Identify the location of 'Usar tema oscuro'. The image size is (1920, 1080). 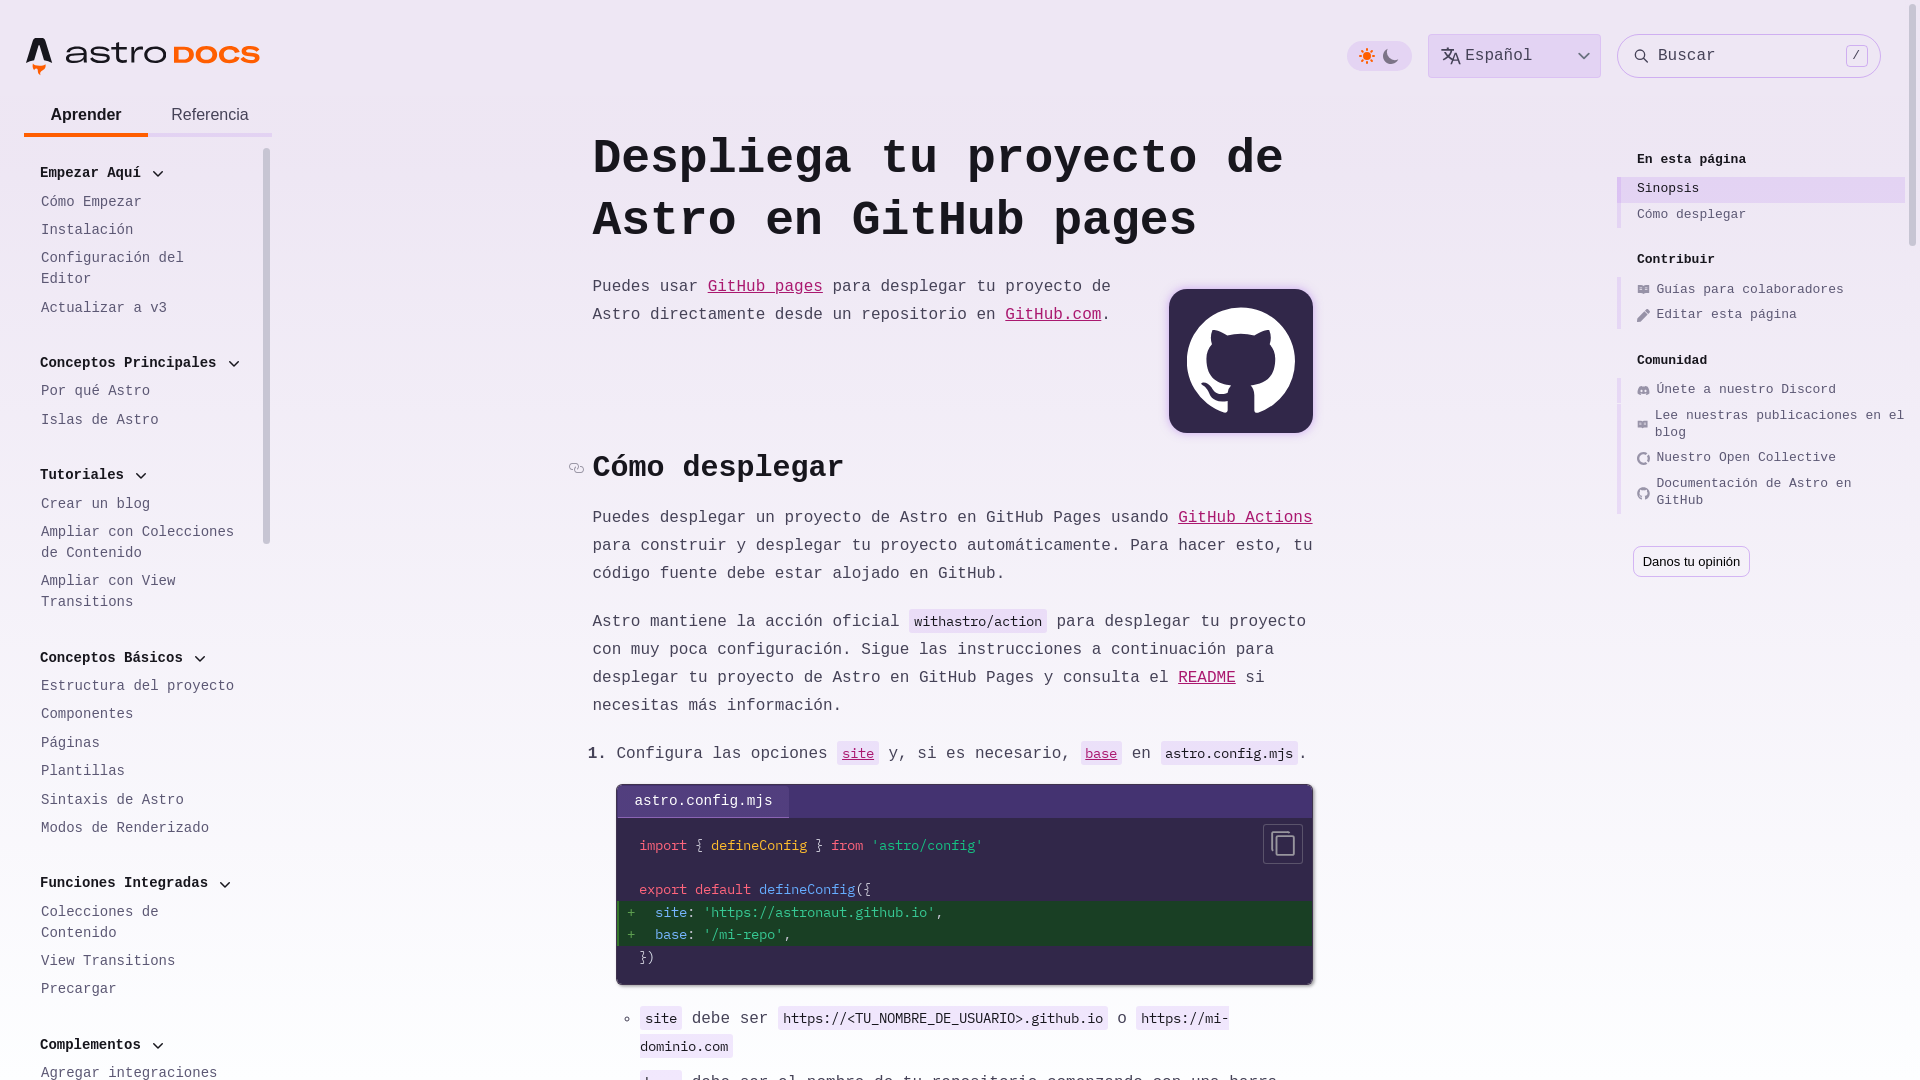
(1380, 55).